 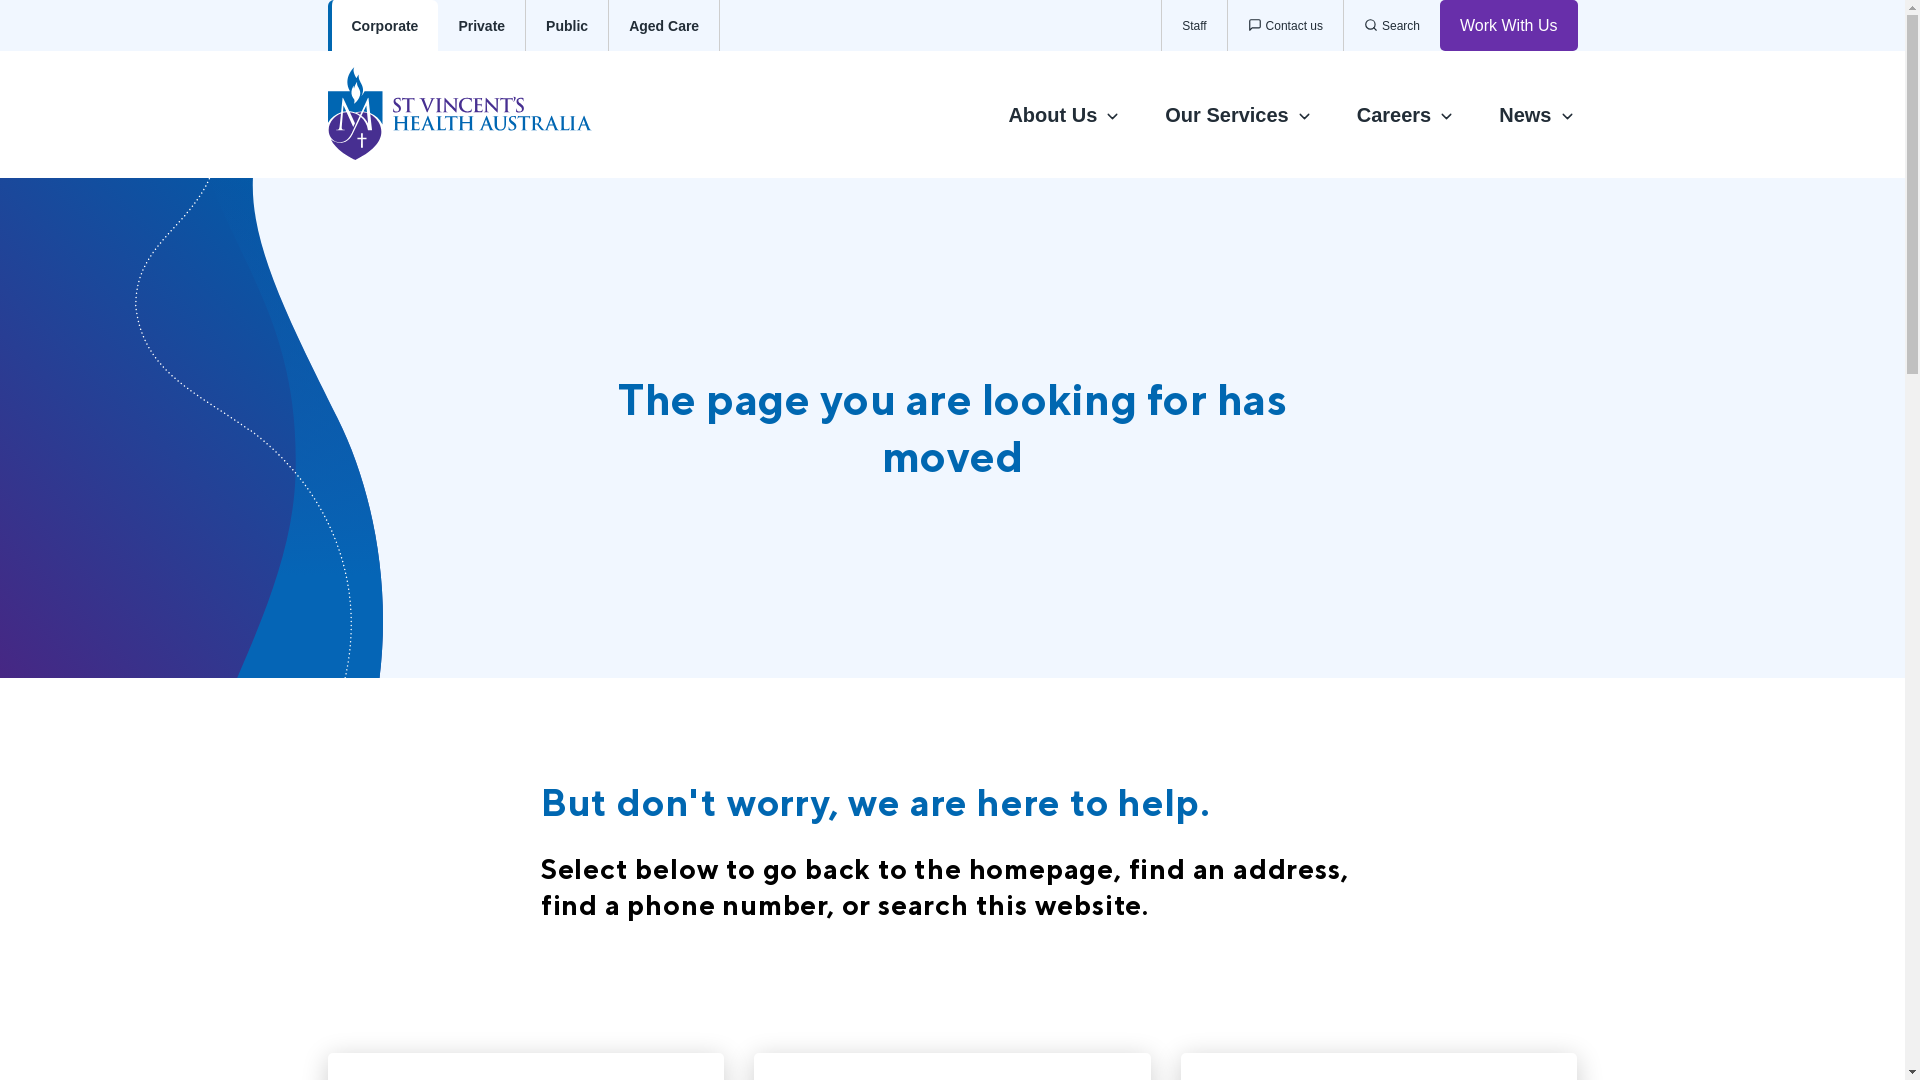 I want to click on 'Our Services', so click(x=1237, y=114).